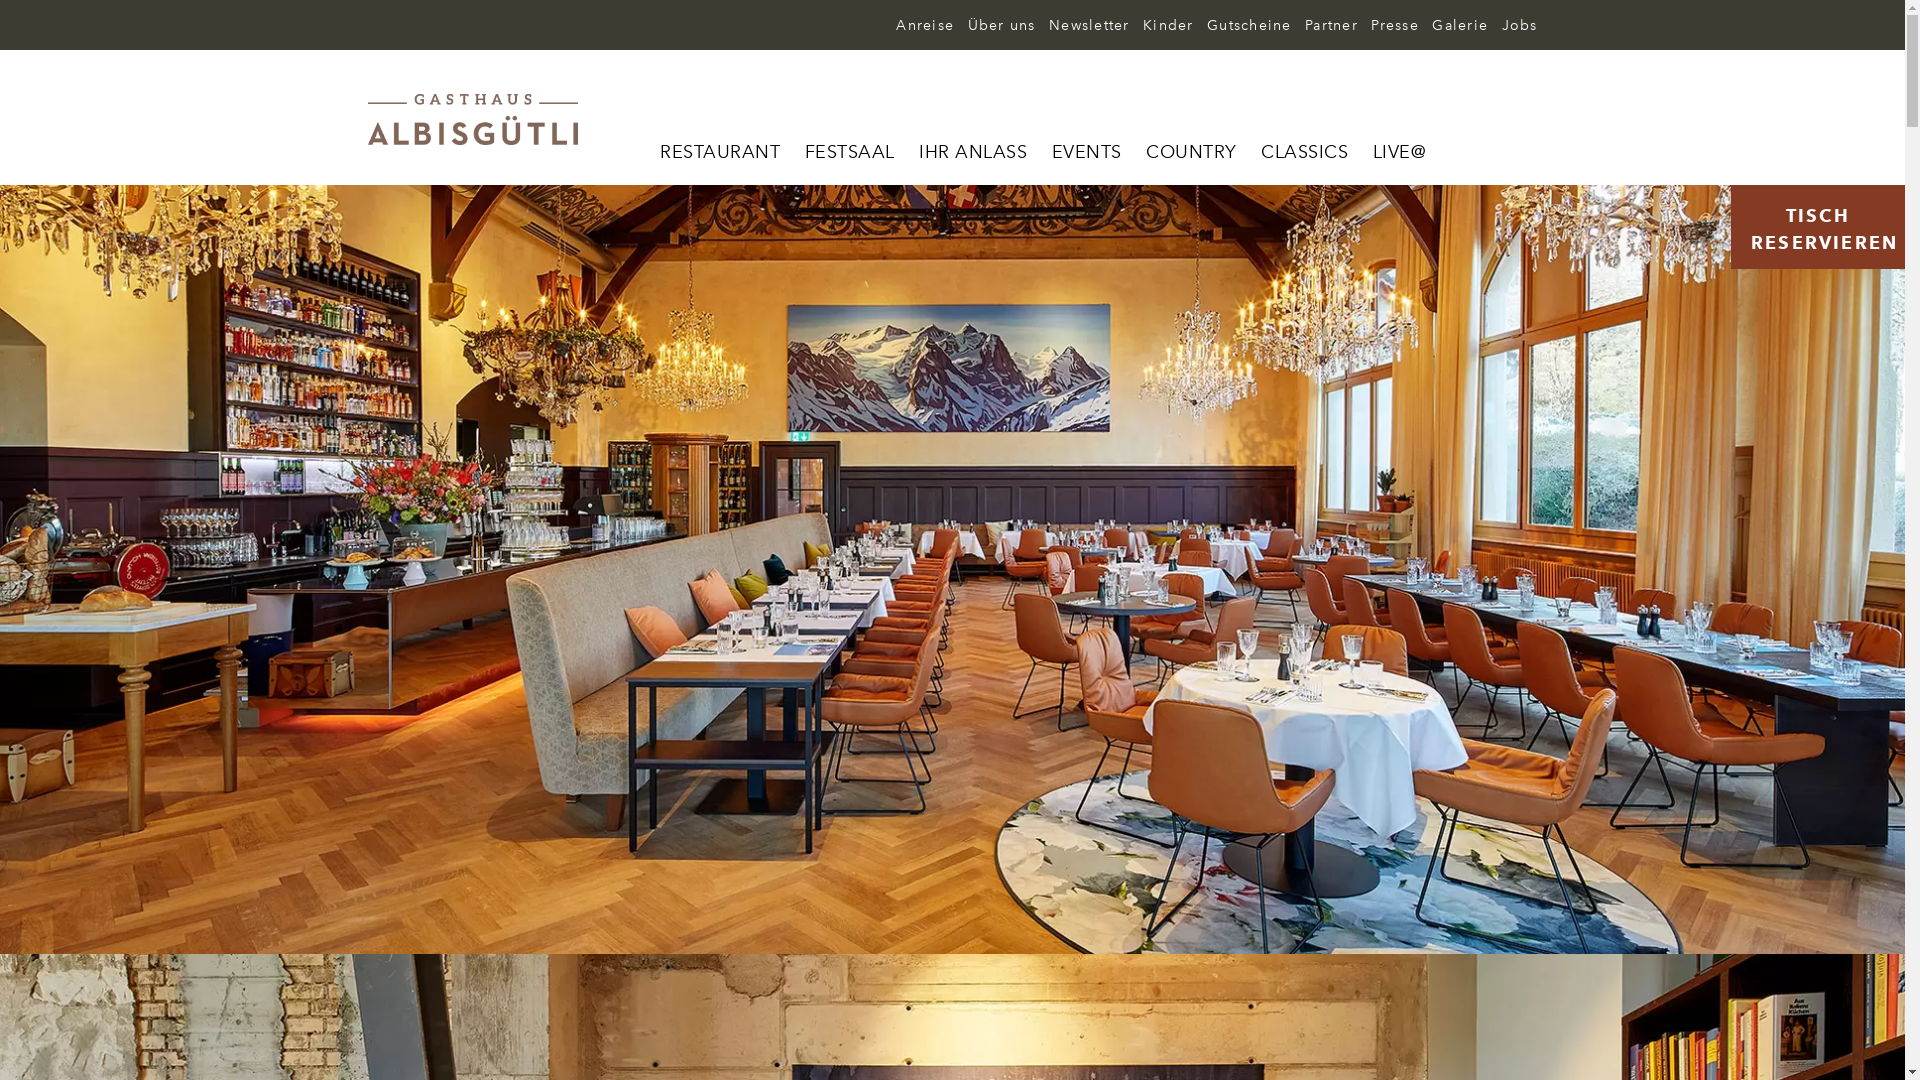 This screenshot has width=1920, height=1080. I want to click on 'Gutscheine', so click(1243, 26).